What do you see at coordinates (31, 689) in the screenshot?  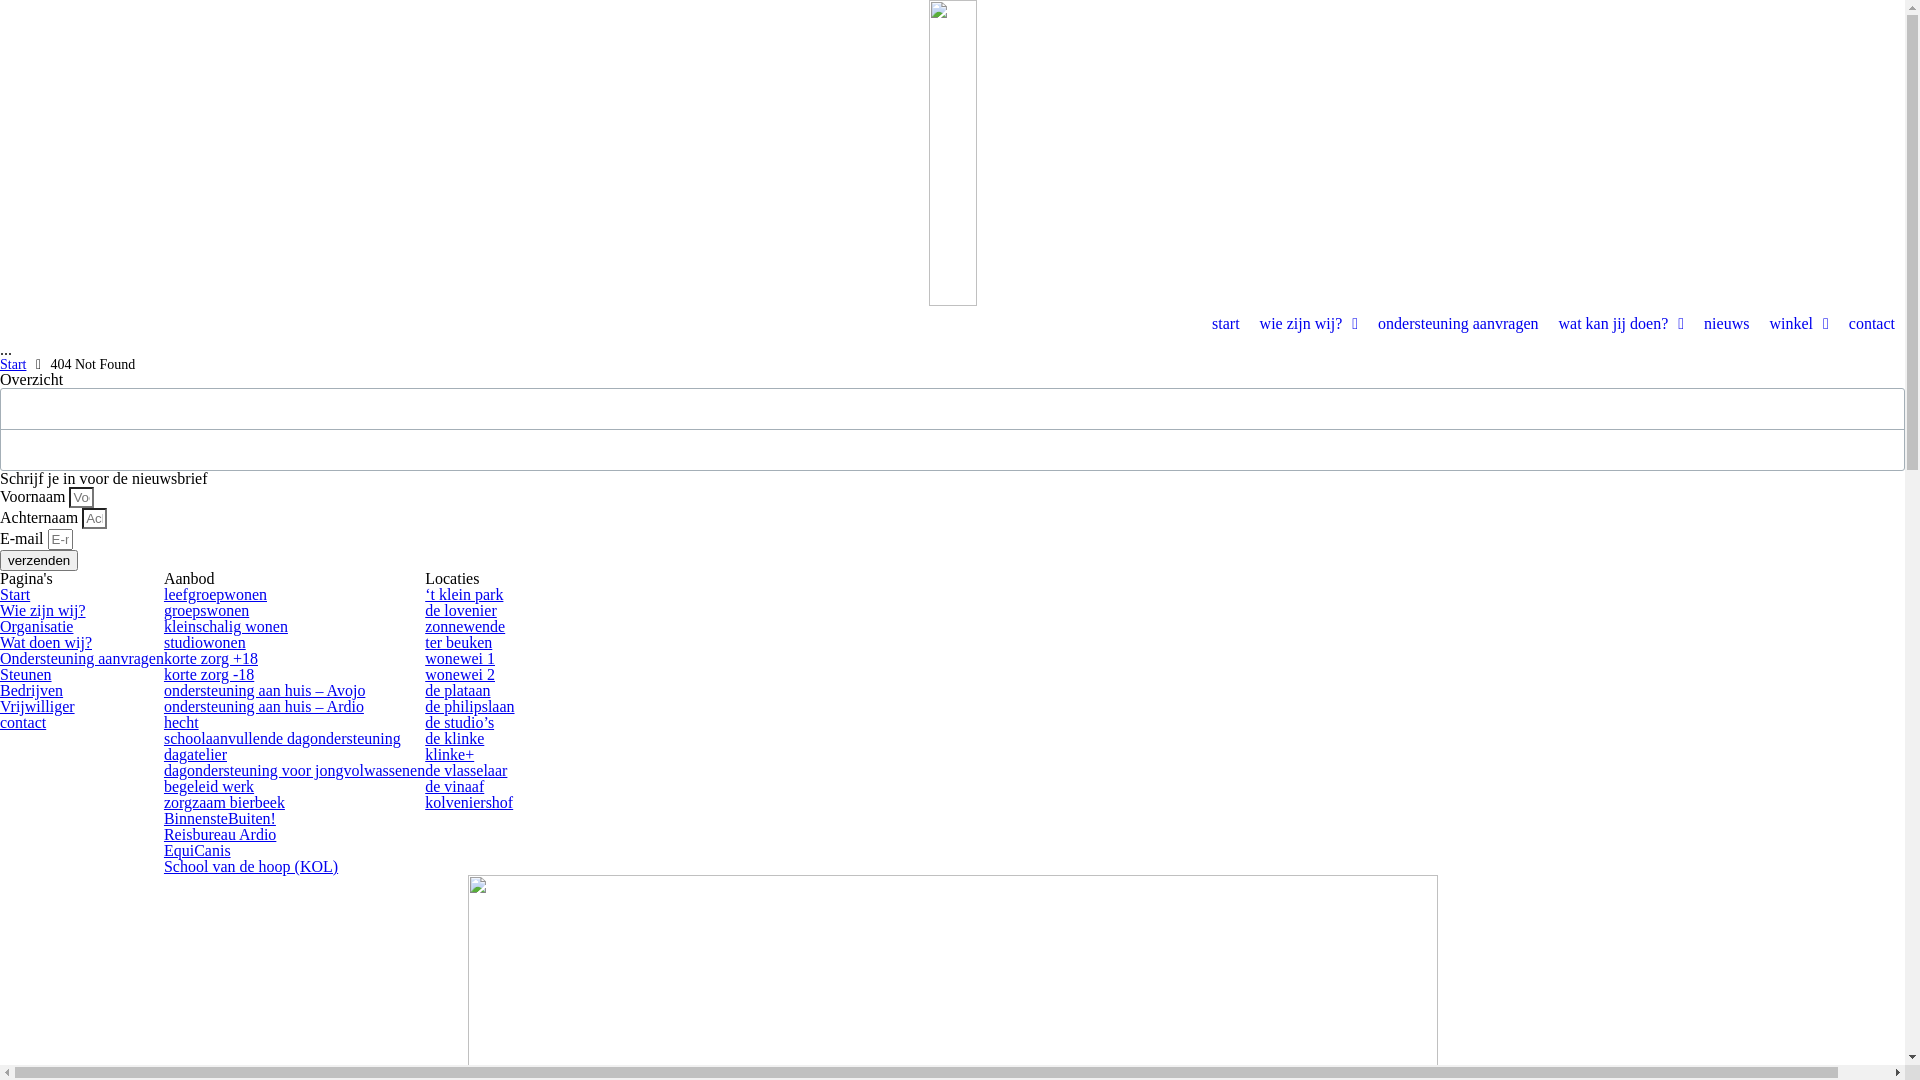 I see `'Bedrijven'` at bounding box center [31, 689].